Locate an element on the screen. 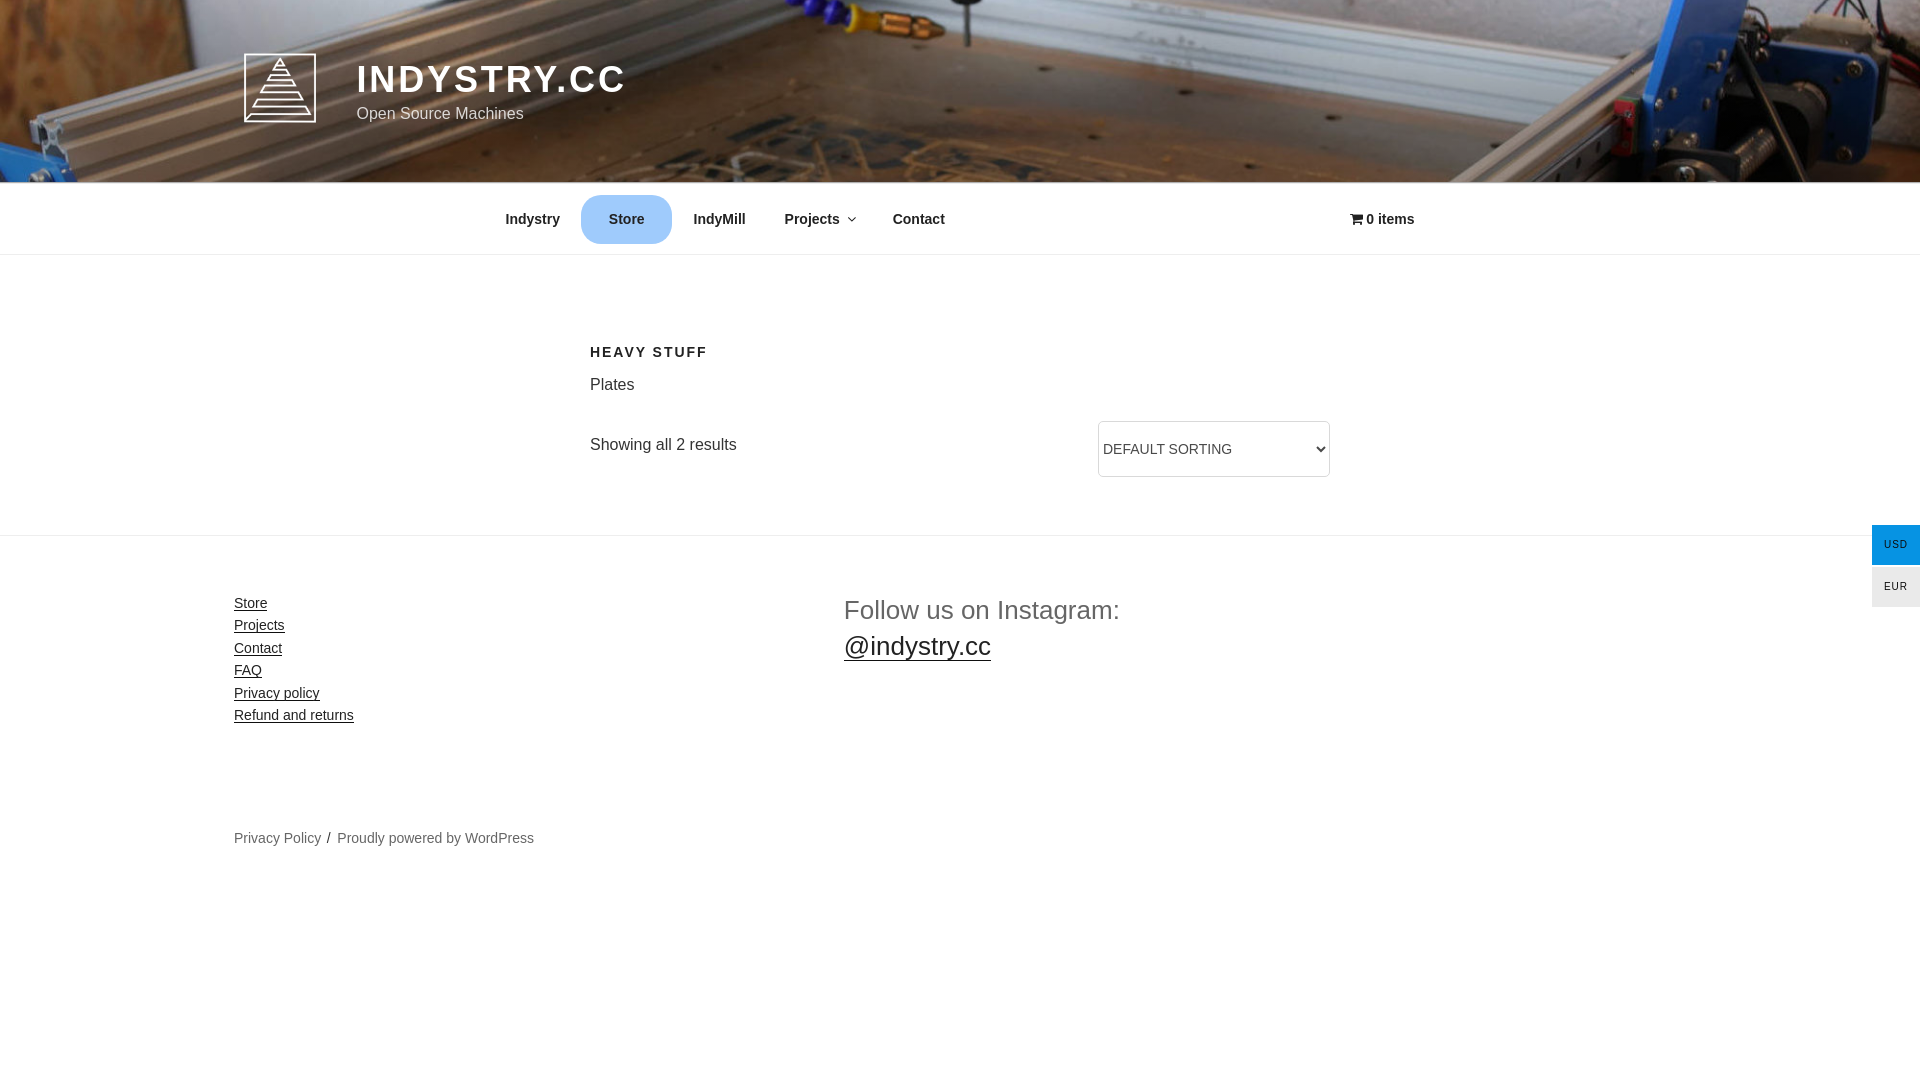 The image size is (1920, 1080). 'Store' is located at coordinates (249, 601).